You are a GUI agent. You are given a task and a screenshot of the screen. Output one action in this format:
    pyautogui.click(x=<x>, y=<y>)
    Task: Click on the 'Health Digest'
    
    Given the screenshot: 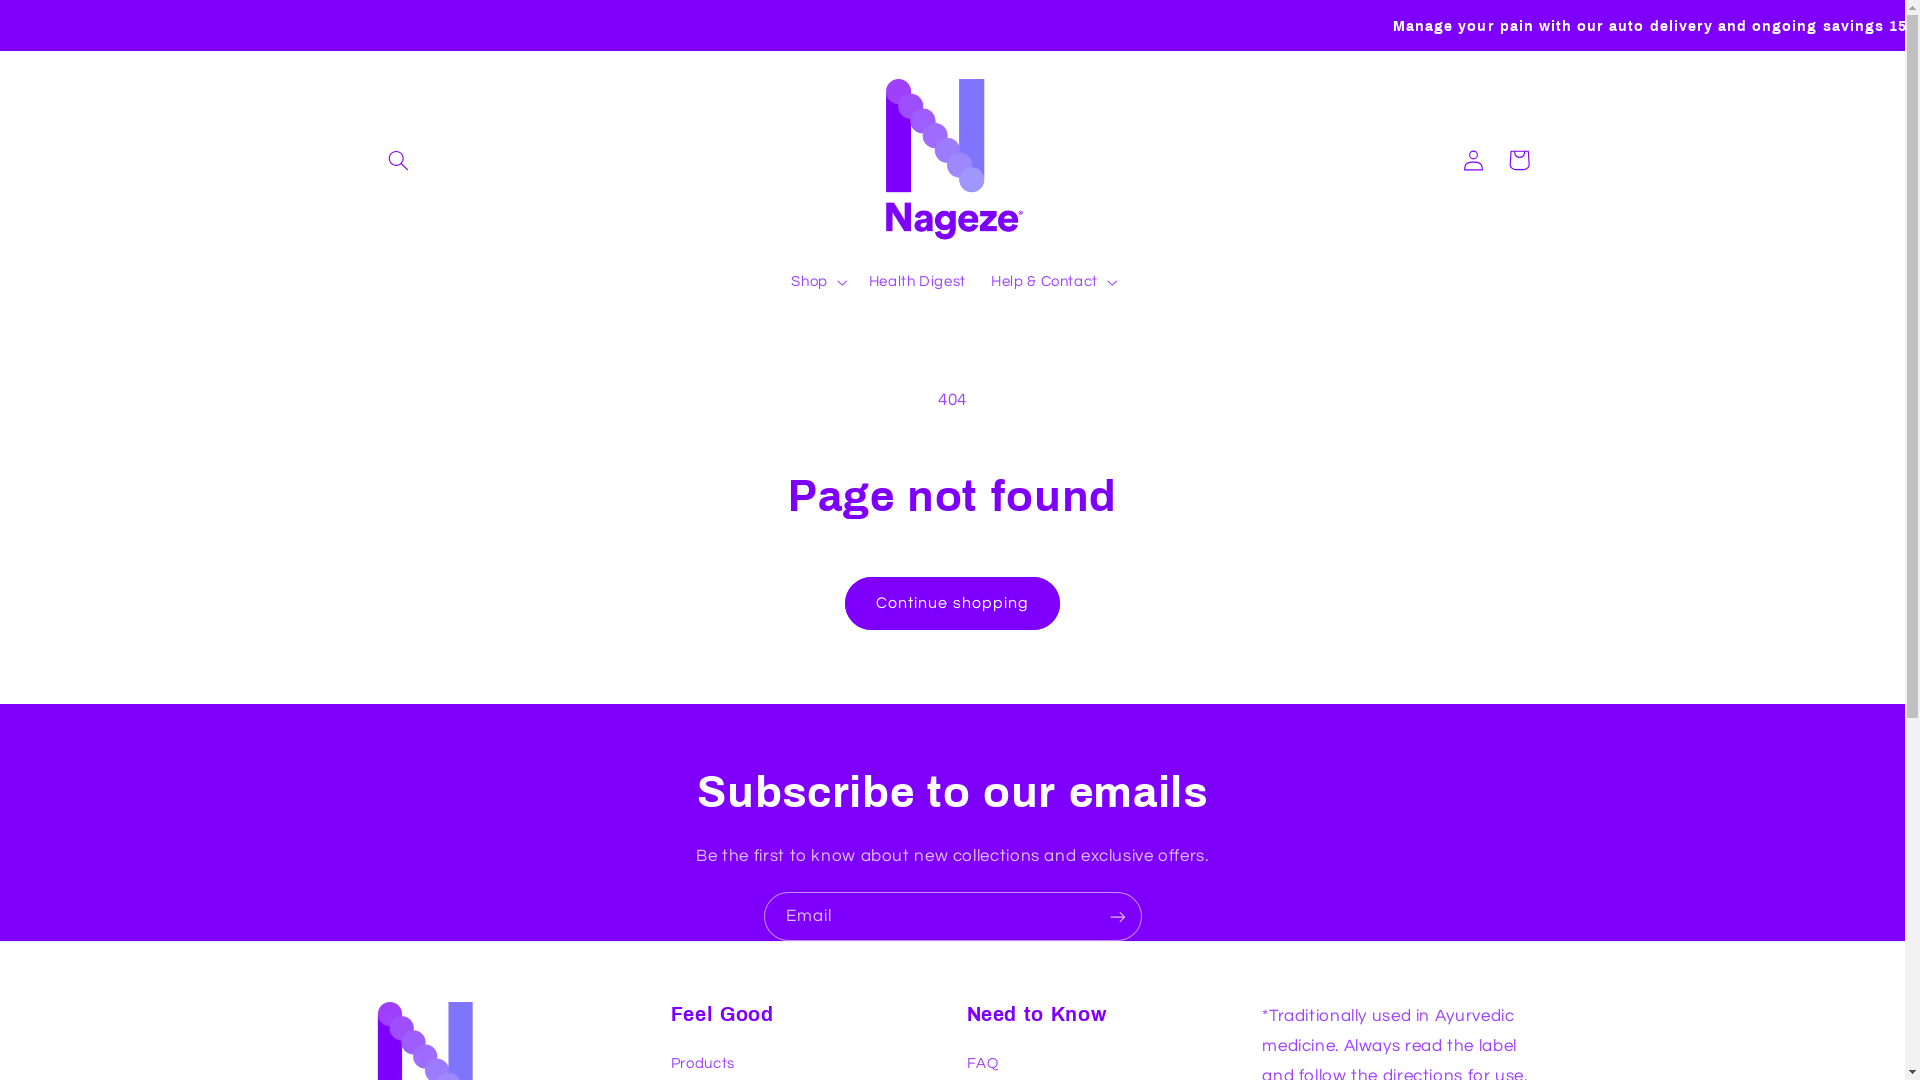 What is the action you would take?
    pyautogui.click(x=915, y=281)
    